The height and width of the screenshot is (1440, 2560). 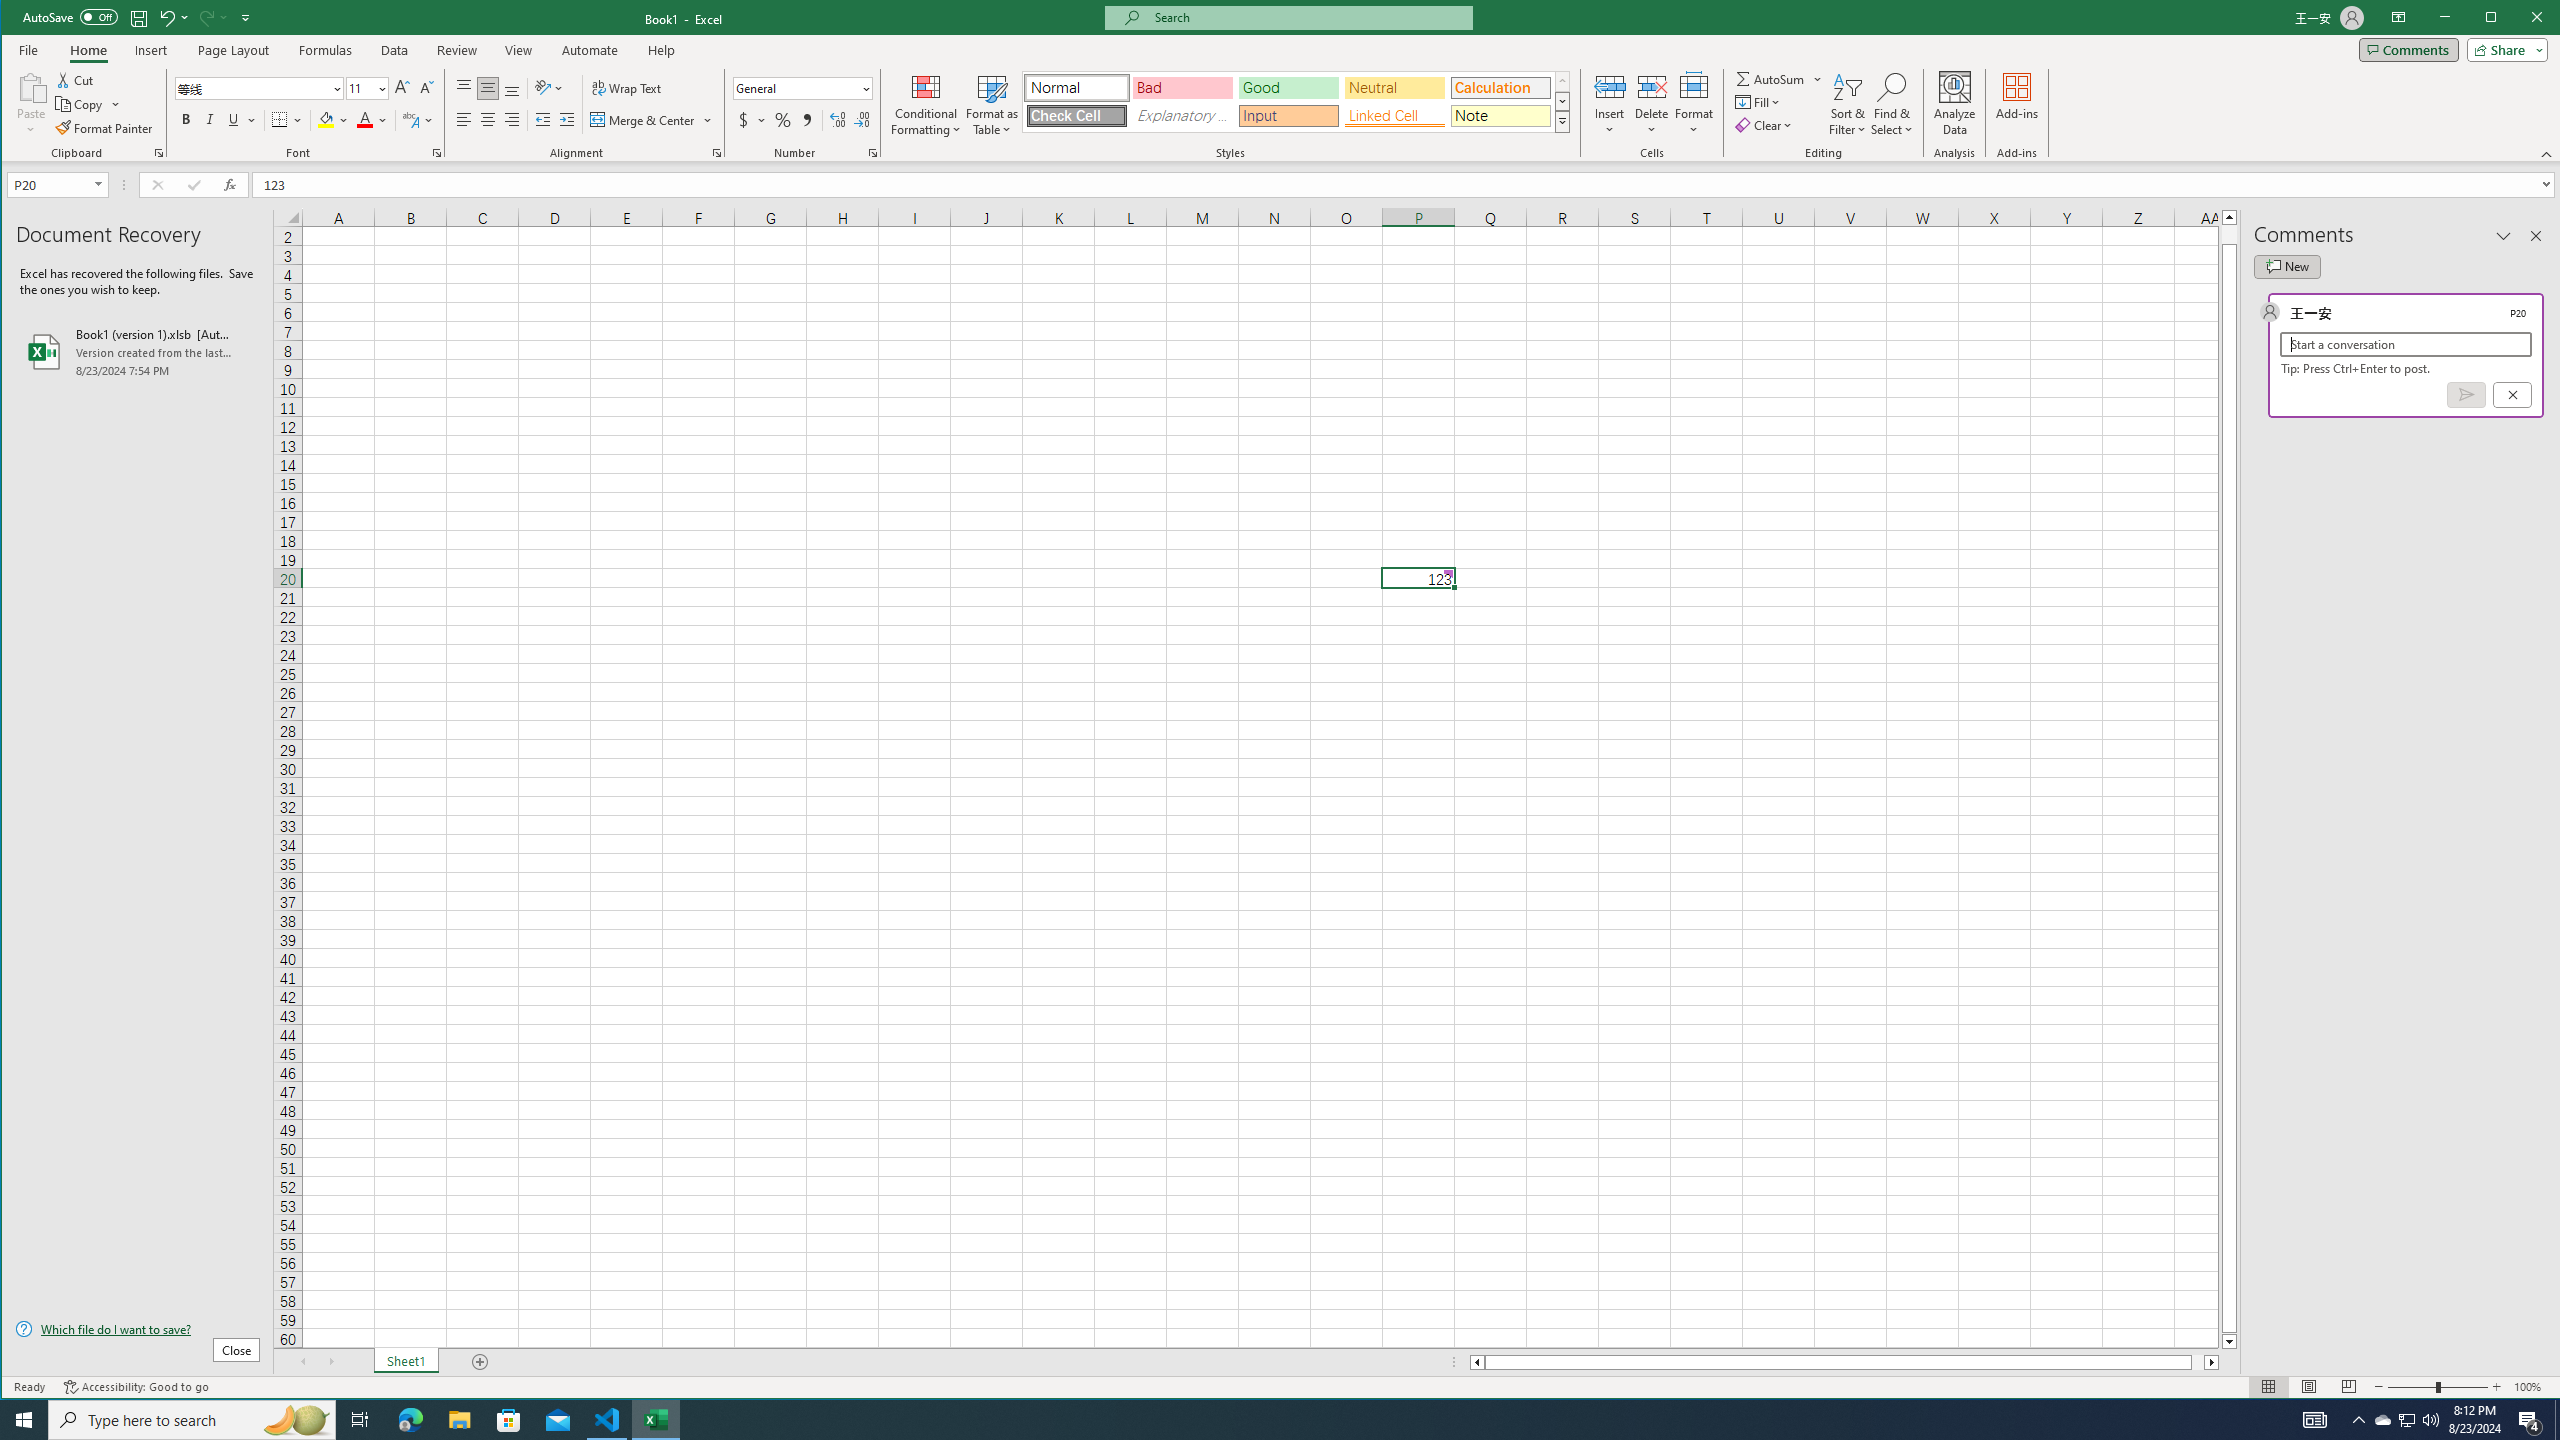 What do you see at coordinates (233, 119) in the screenshot?
I see `'Underline'` at bounding box center [233, 119].